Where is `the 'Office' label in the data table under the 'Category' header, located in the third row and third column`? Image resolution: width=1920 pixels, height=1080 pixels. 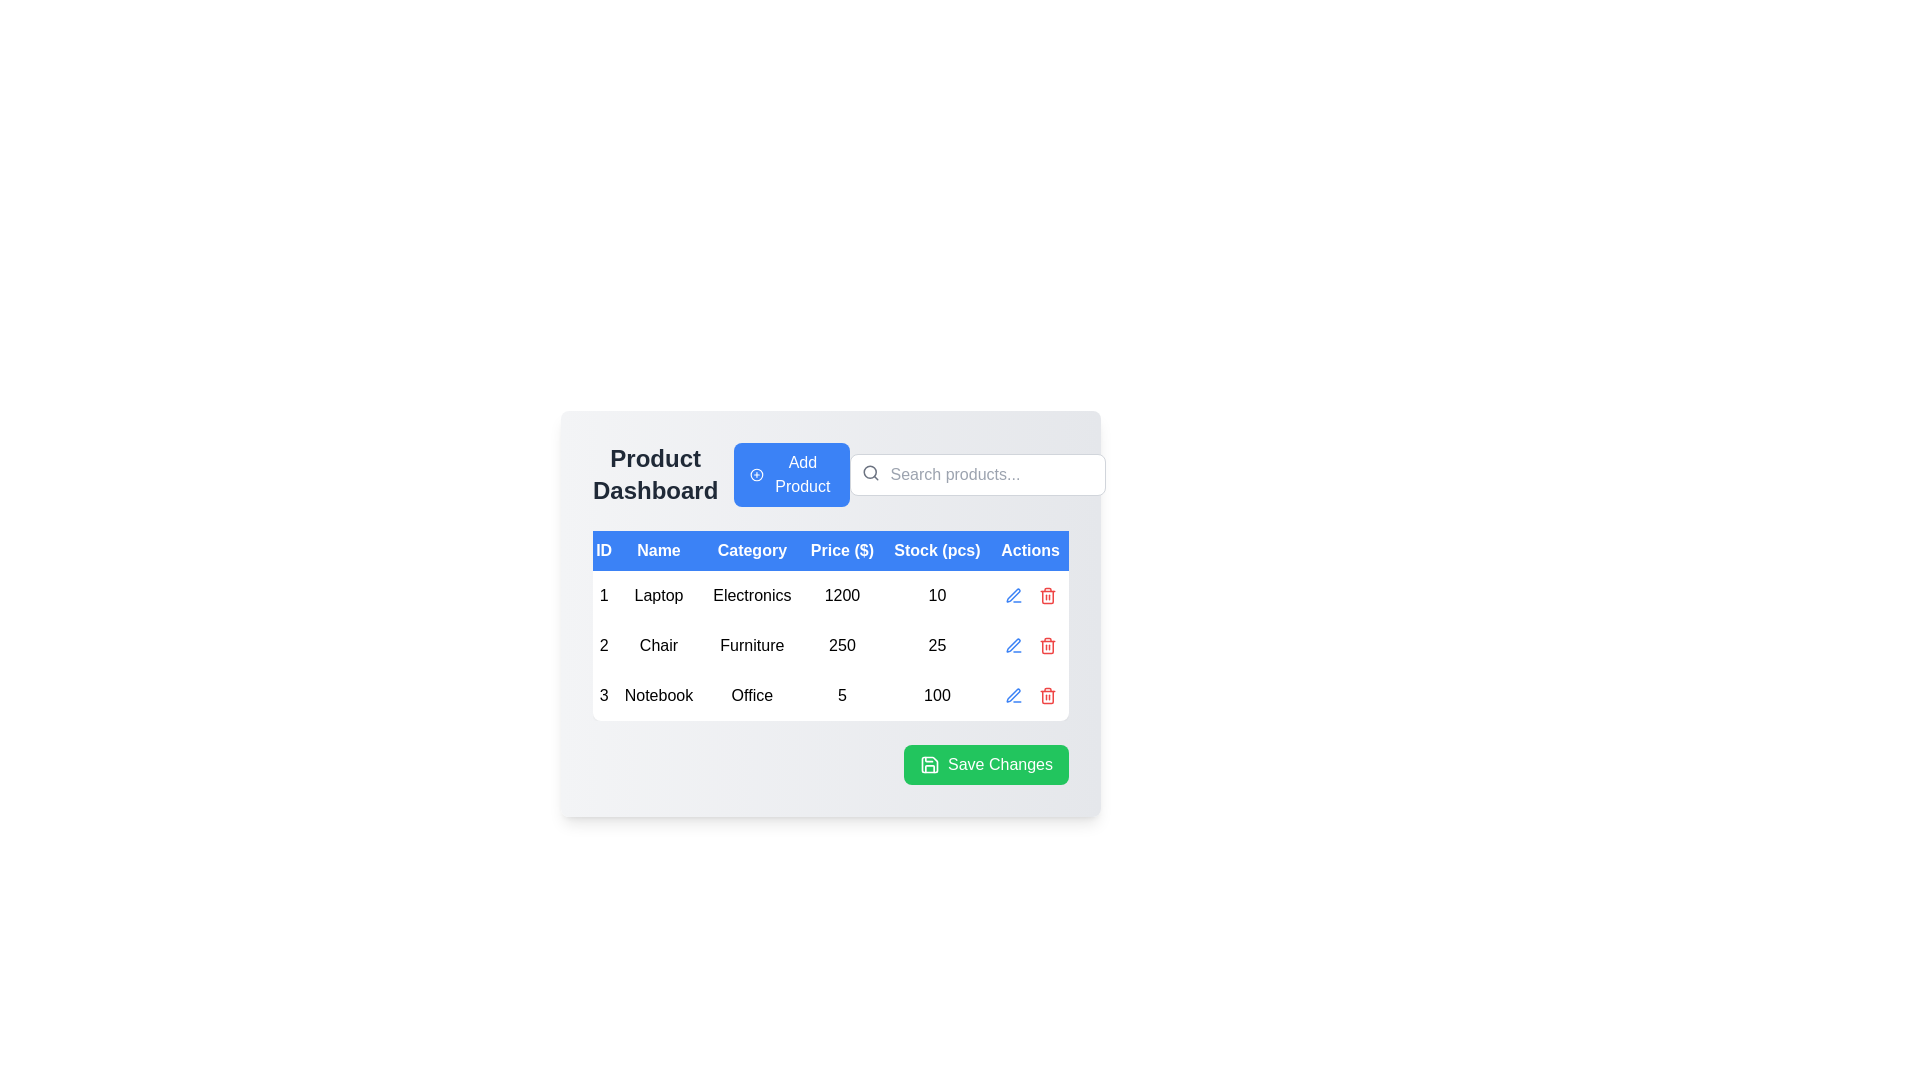 the 'Office' label in the data table under the 'Category' header, located in the third row and third column is located at coordinates (751, 694).